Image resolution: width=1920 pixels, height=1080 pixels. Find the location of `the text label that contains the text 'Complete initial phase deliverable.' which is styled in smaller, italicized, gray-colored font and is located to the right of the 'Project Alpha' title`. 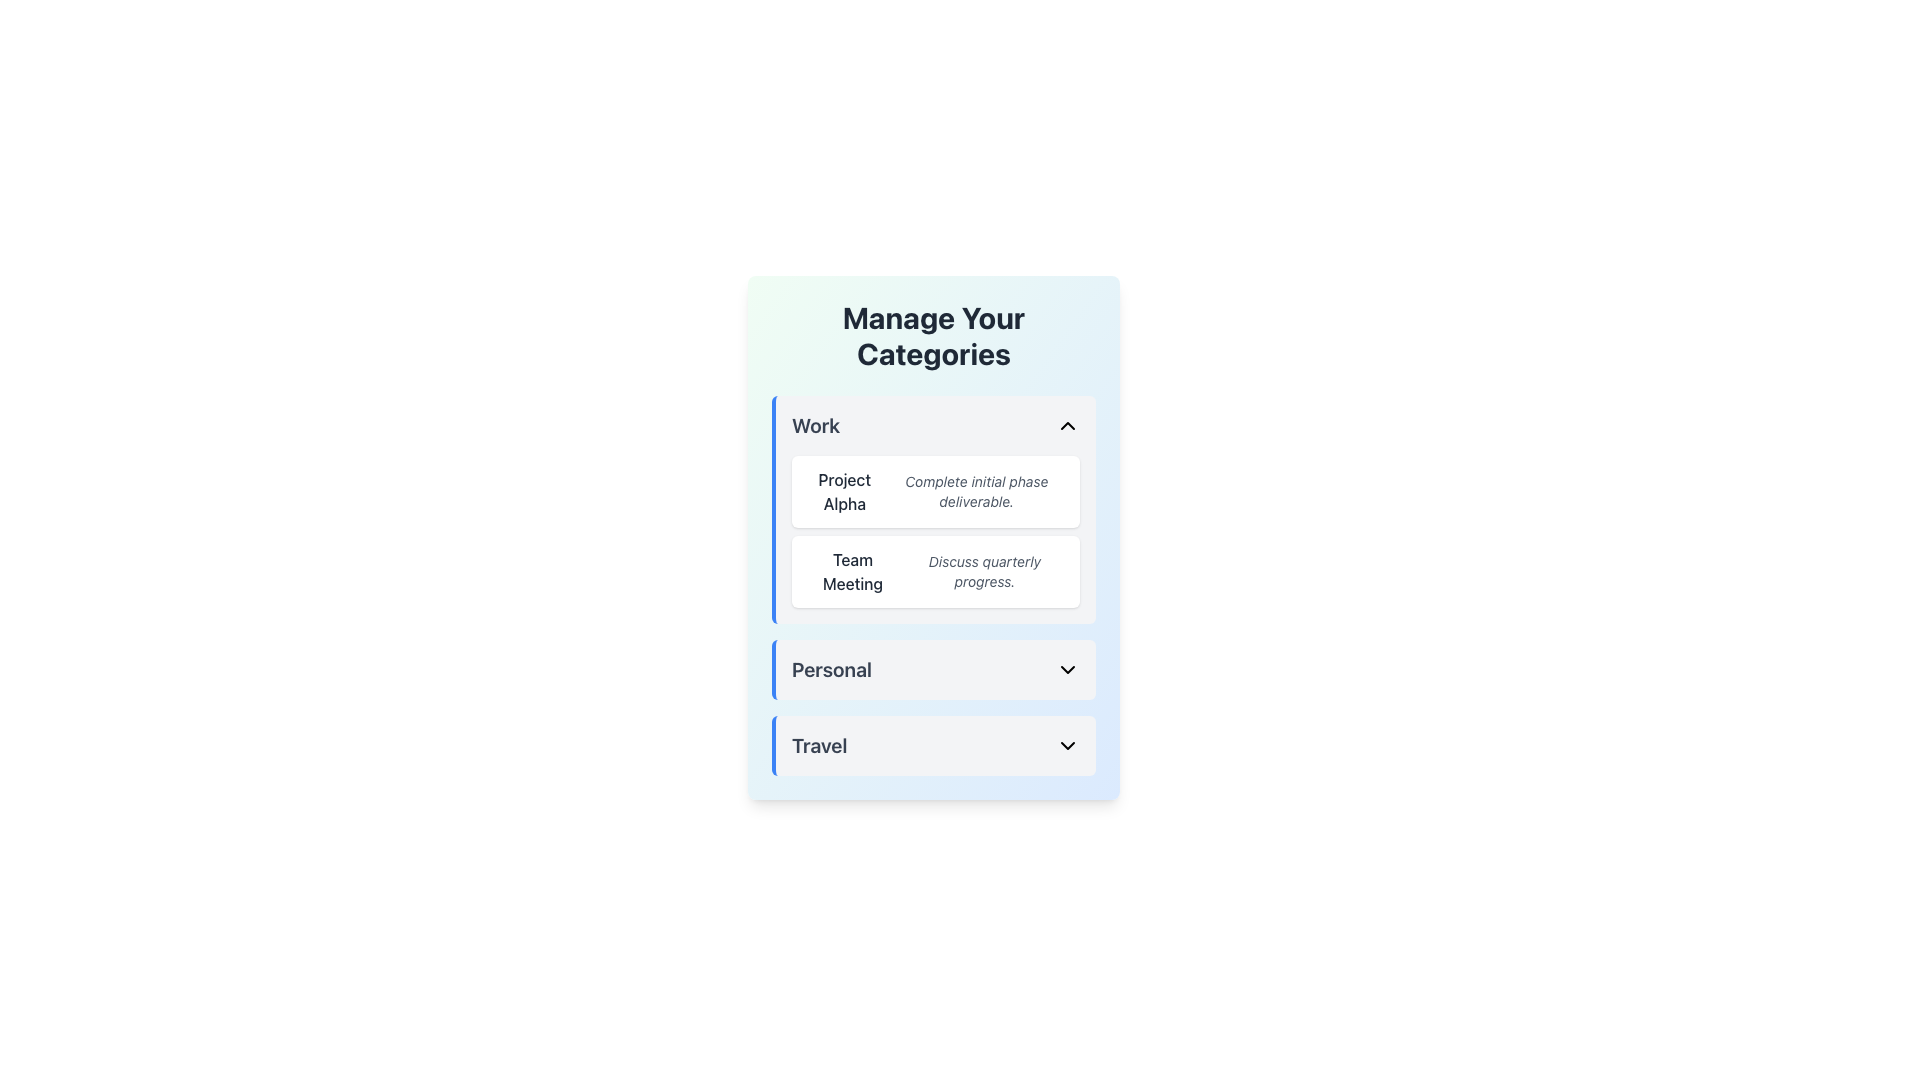

the text label that contains the text 'Complete initial phase deliverable.' which is styled in smaller, italicized, gray-colored font and is located to the right of the 'Project Alpha' title is located at coordinates (976, 492).